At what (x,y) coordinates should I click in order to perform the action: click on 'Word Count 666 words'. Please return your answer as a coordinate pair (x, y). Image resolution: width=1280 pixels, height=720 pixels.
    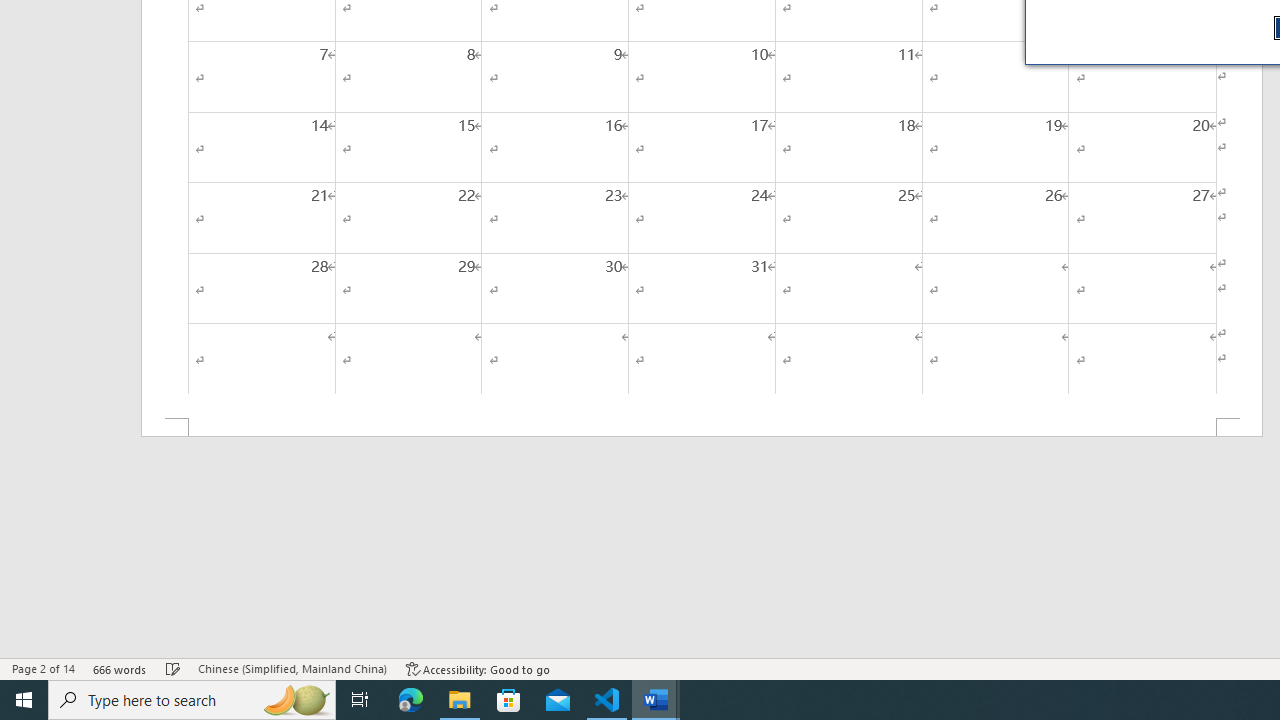
    Looking at the image, I should click on (119, 669).